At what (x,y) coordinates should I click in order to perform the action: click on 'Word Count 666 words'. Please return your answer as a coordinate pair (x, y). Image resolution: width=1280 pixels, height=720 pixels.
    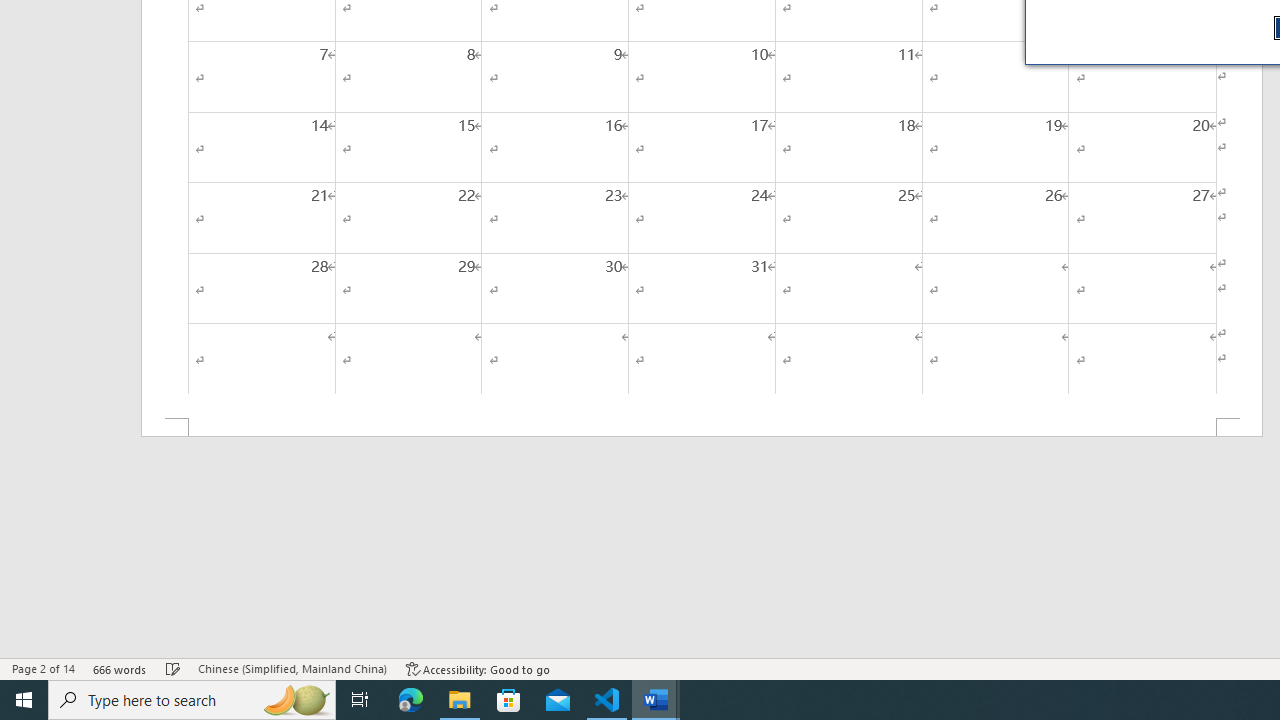
    Looking at the image, I should click on (119, 669).